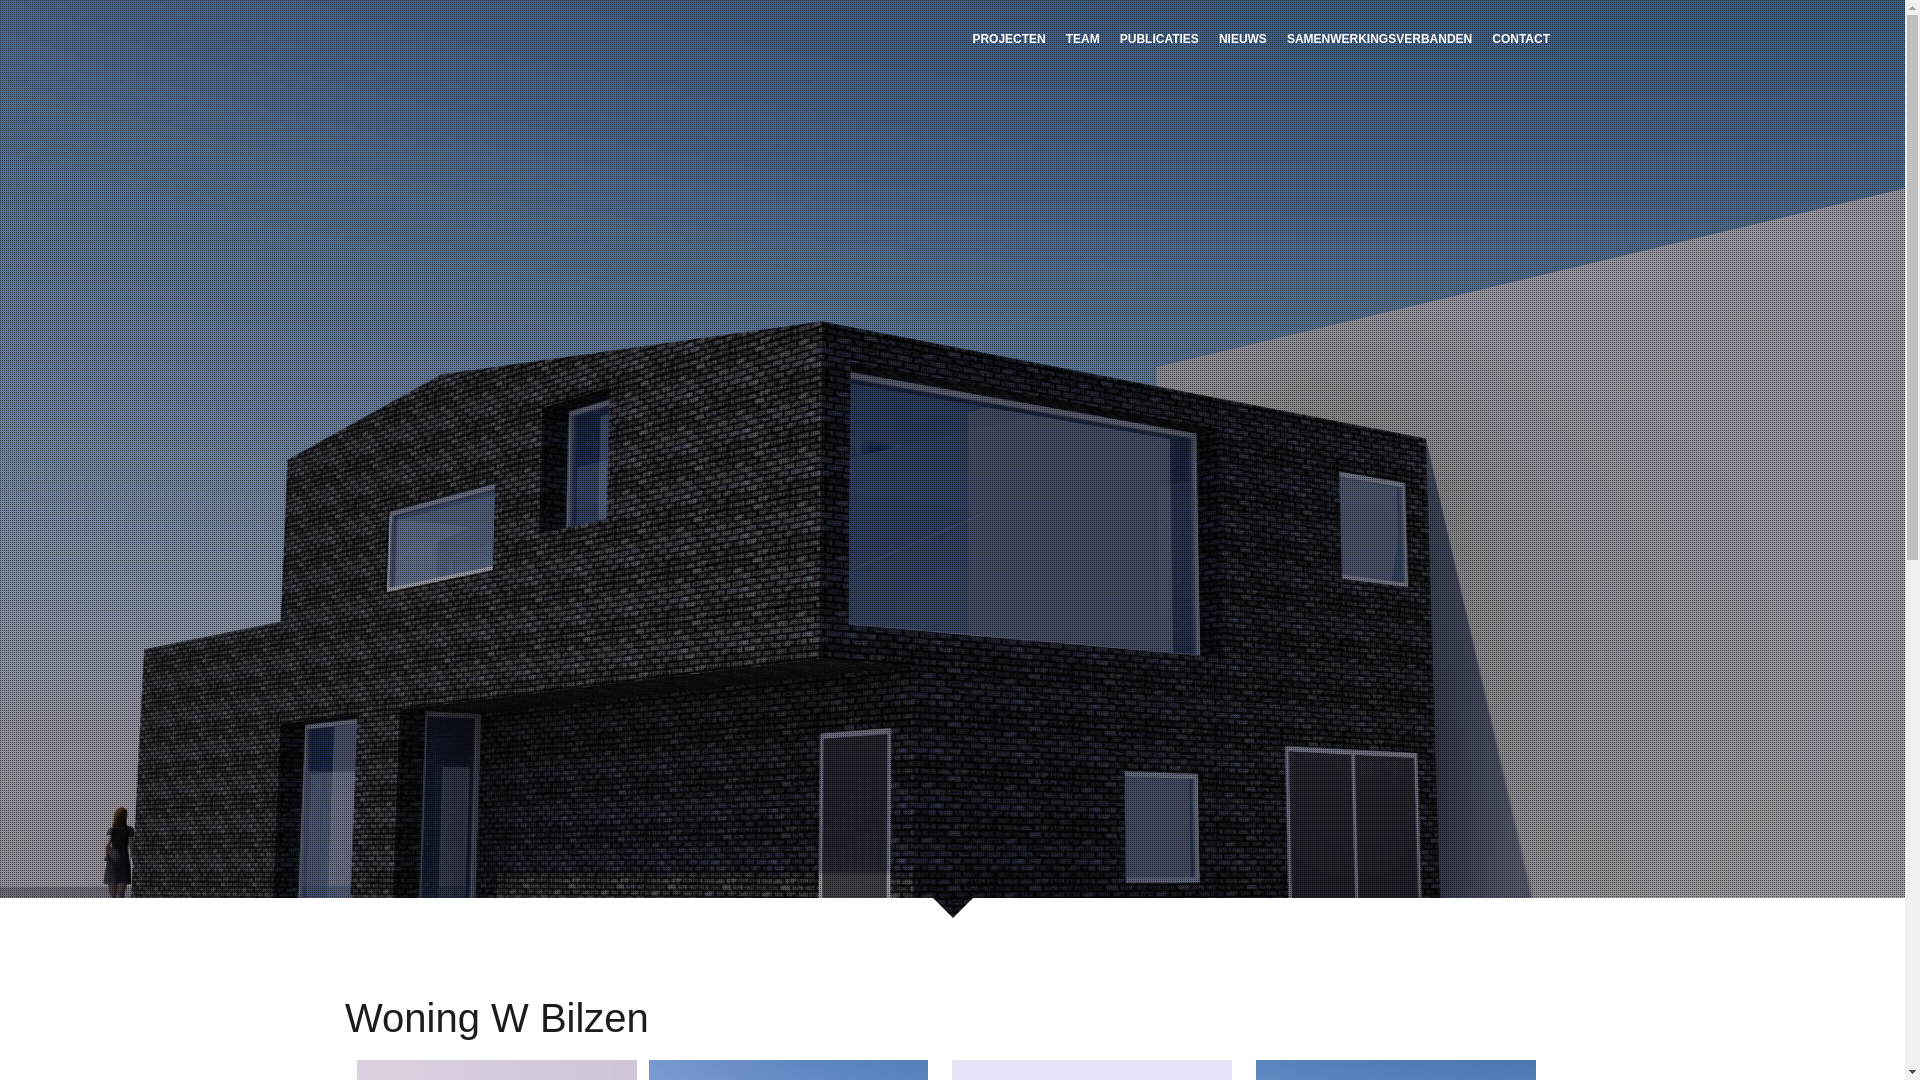 This screenshot has height=1080, width=1920. Describe the element at coordinates (1159, 37) in the screenshot. I see `'PUBLICATIES'` at that location.